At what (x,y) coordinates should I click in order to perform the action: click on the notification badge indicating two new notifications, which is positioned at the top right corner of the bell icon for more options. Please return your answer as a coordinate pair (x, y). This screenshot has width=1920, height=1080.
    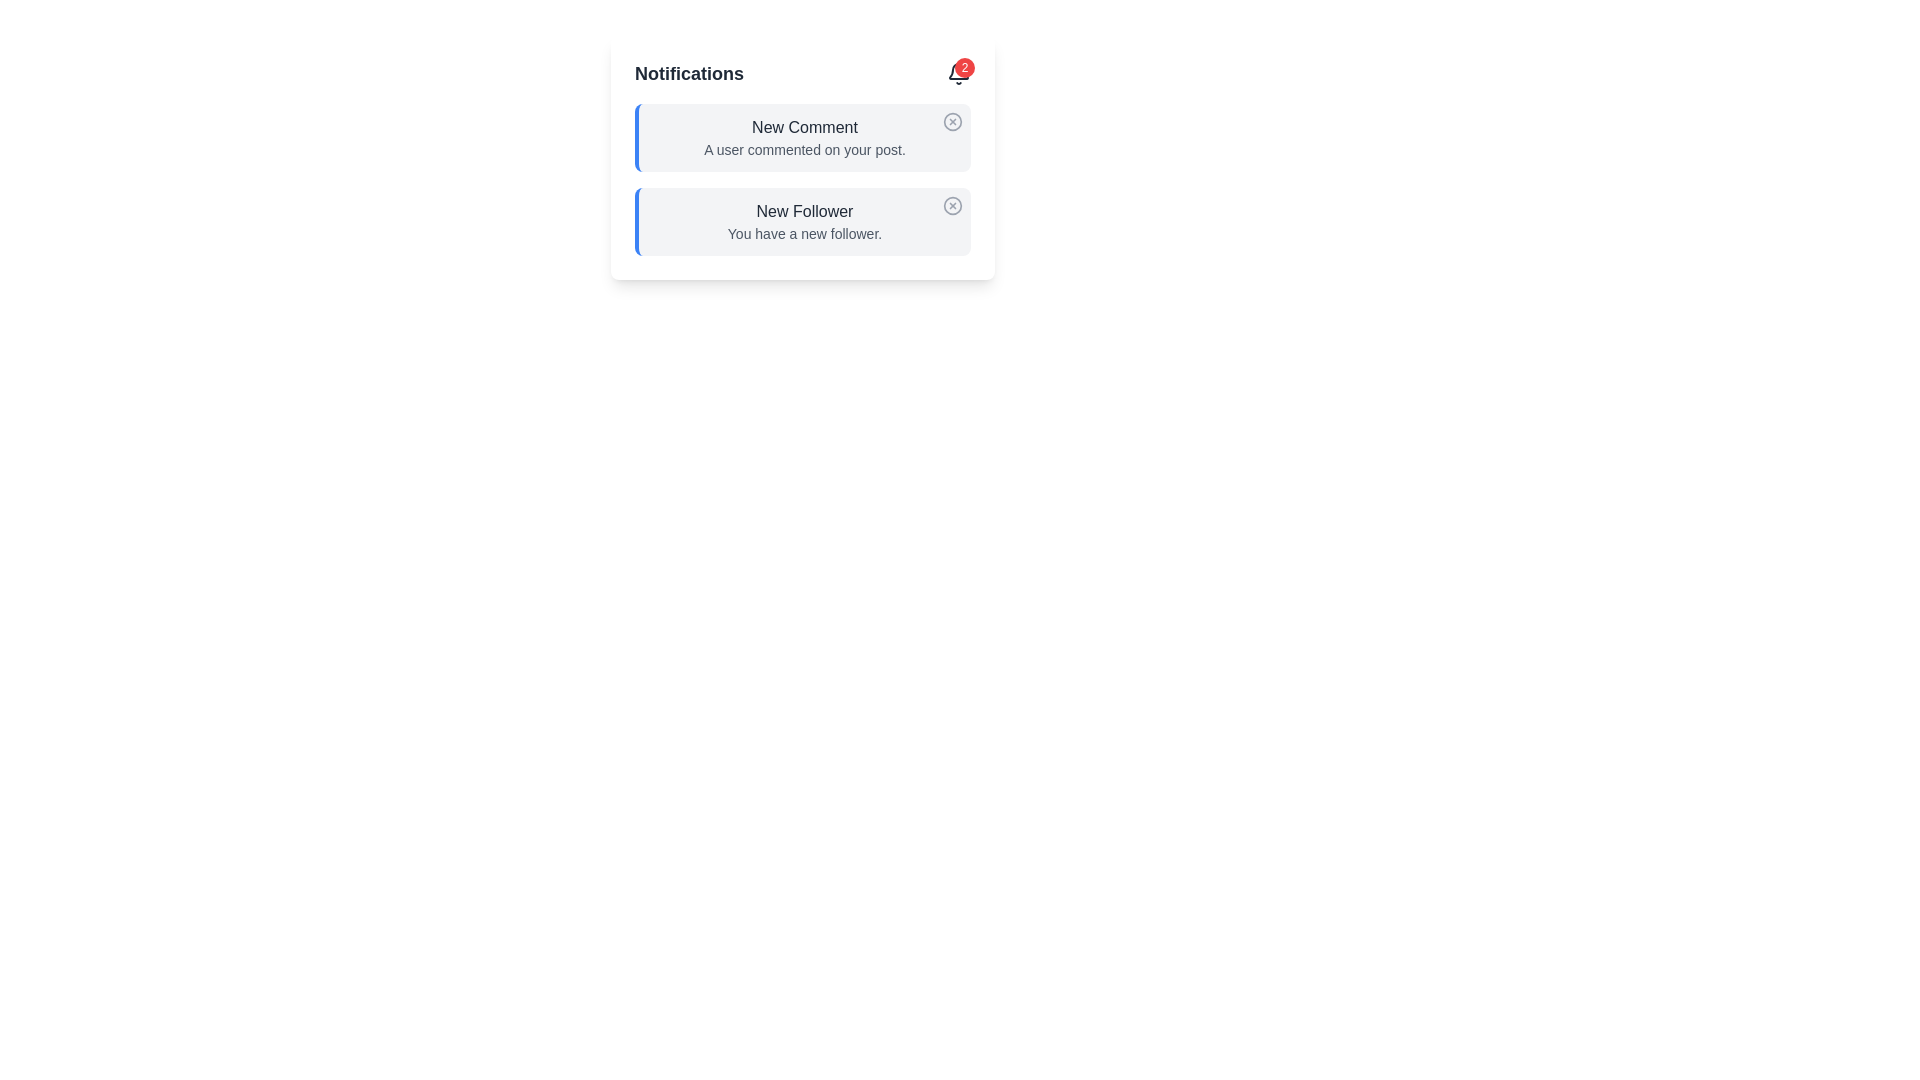
    Looking at the image, I should click on (964, 67).